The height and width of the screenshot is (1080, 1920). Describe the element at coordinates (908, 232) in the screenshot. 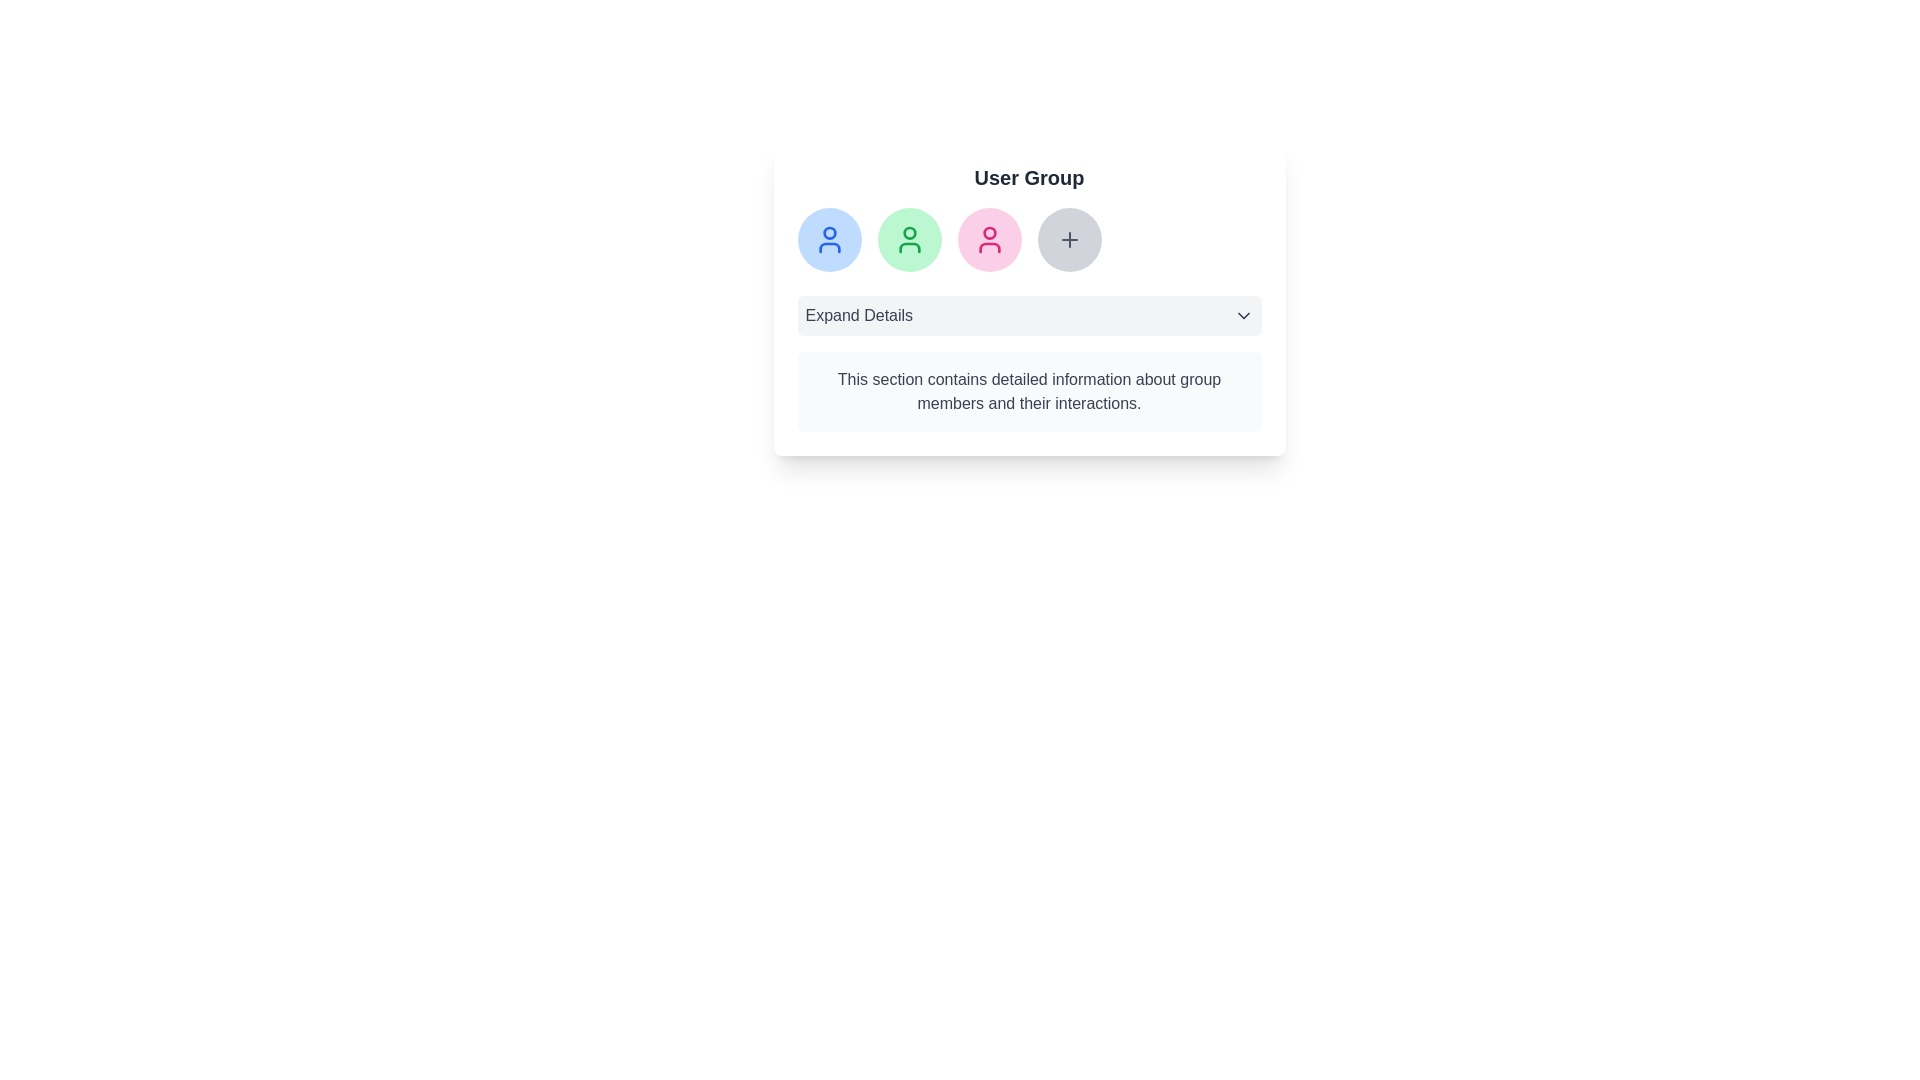

I see `the user avatar icon, which is a circular icon styled in green, located in the second position among four horizontal user icons in the 'User Group' section` at that location.